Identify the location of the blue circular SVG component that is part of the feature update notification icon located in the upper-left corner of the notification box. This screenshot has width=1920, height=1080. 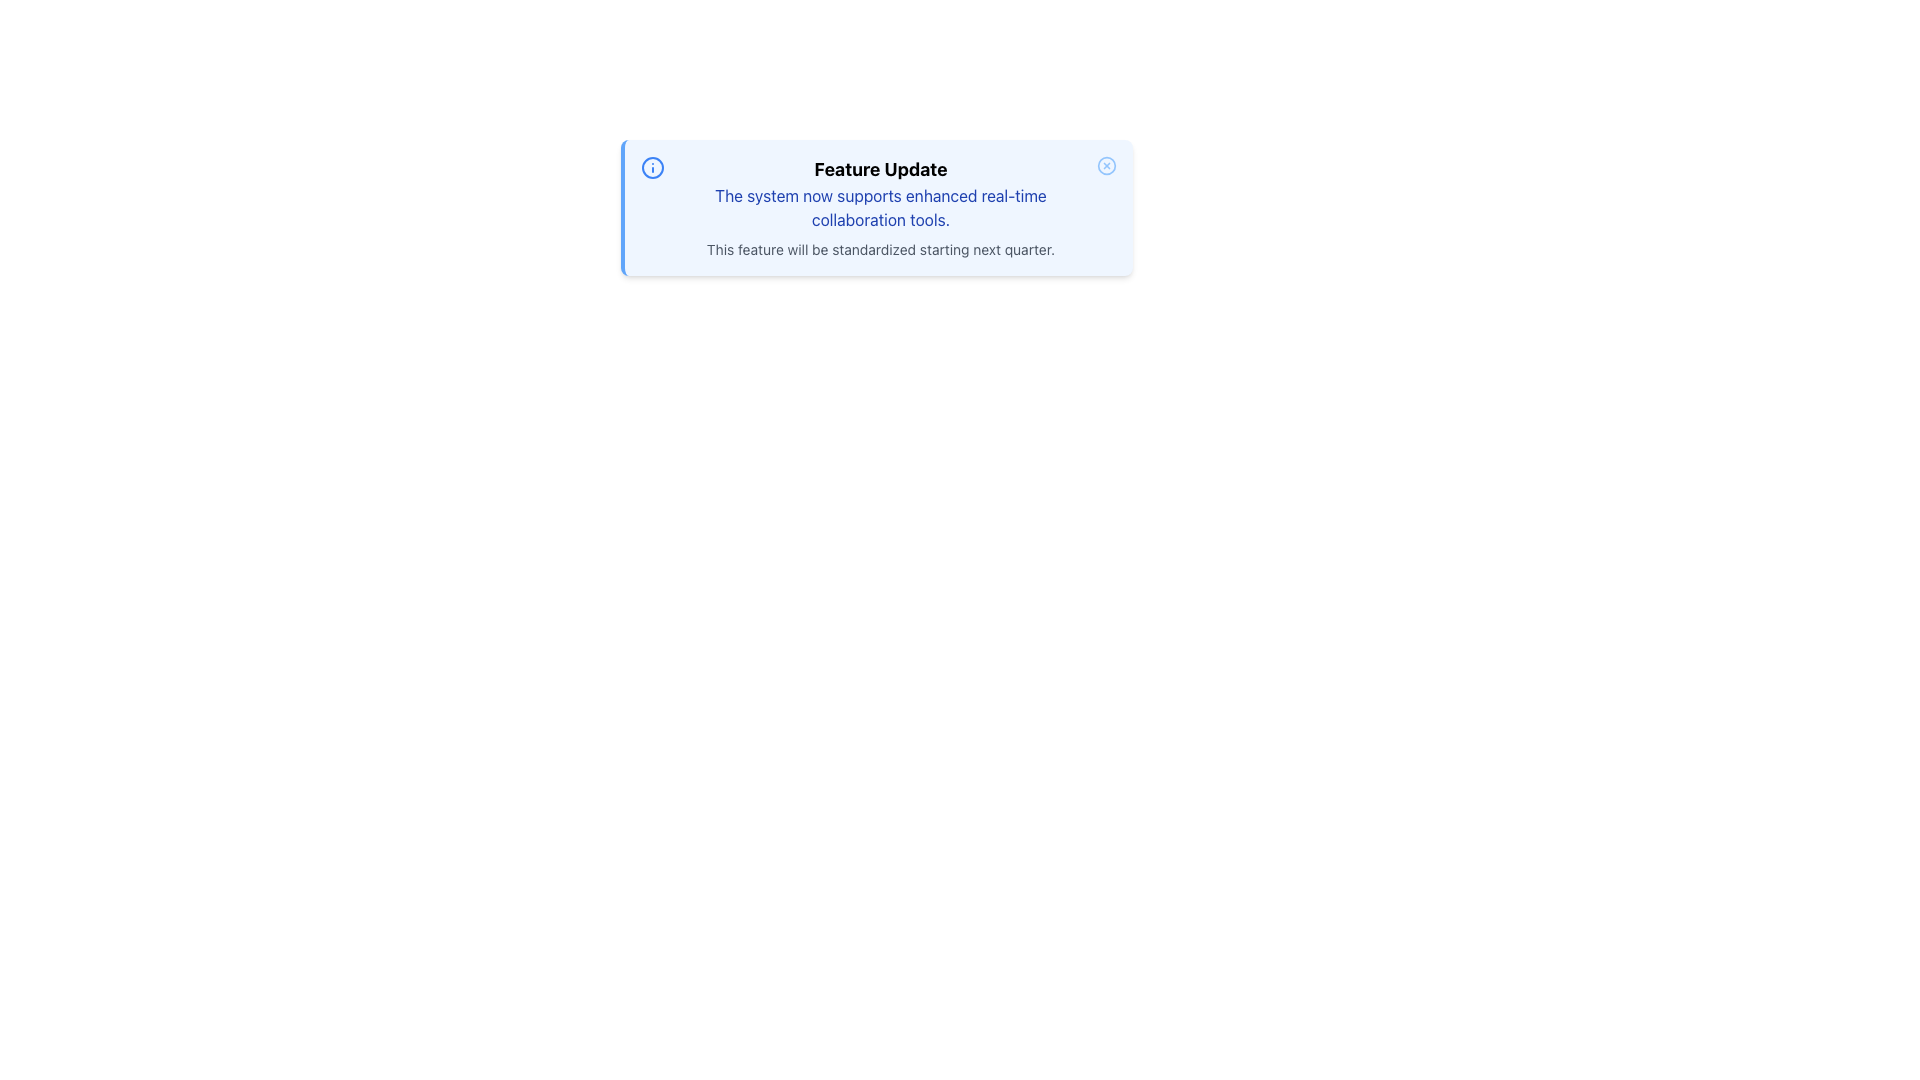
(652, 167).